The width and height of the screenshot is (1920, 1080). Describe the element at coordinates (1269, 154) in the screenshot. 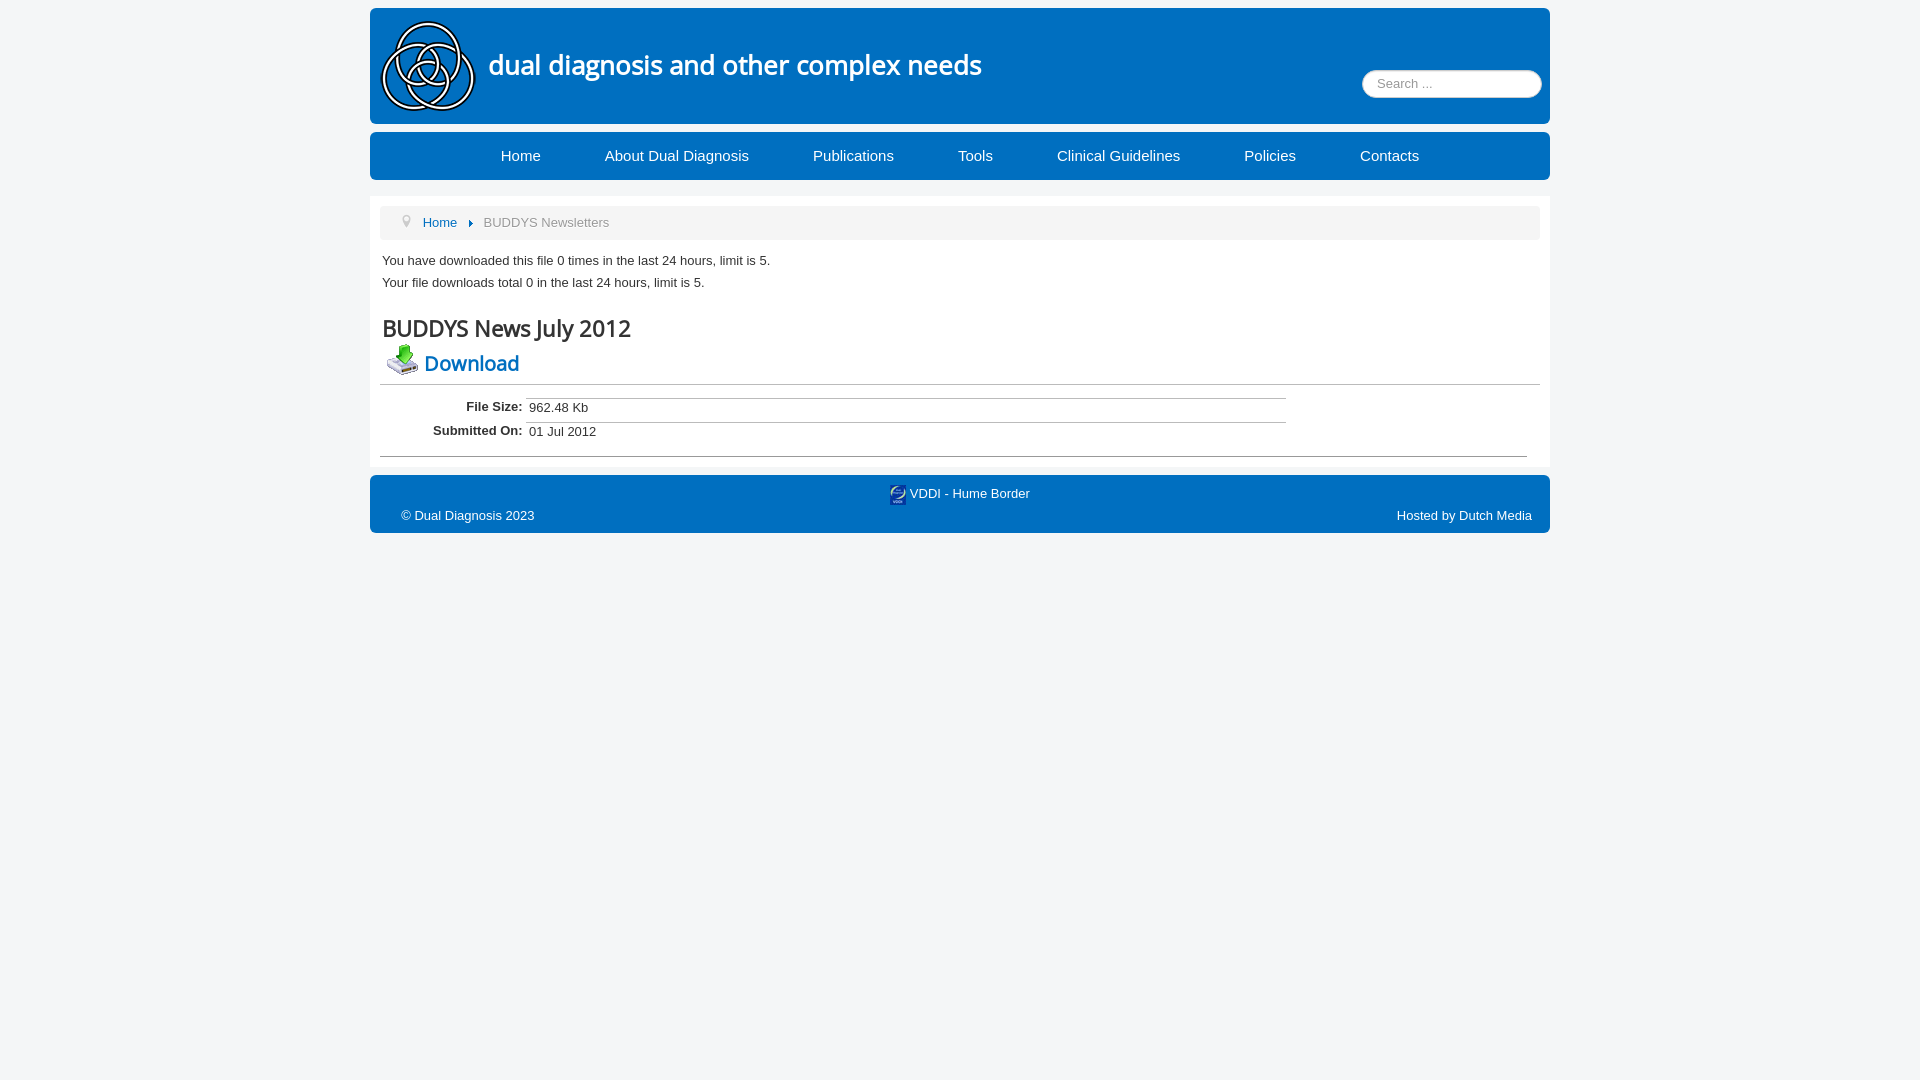

I see `'Policies'` at that location.